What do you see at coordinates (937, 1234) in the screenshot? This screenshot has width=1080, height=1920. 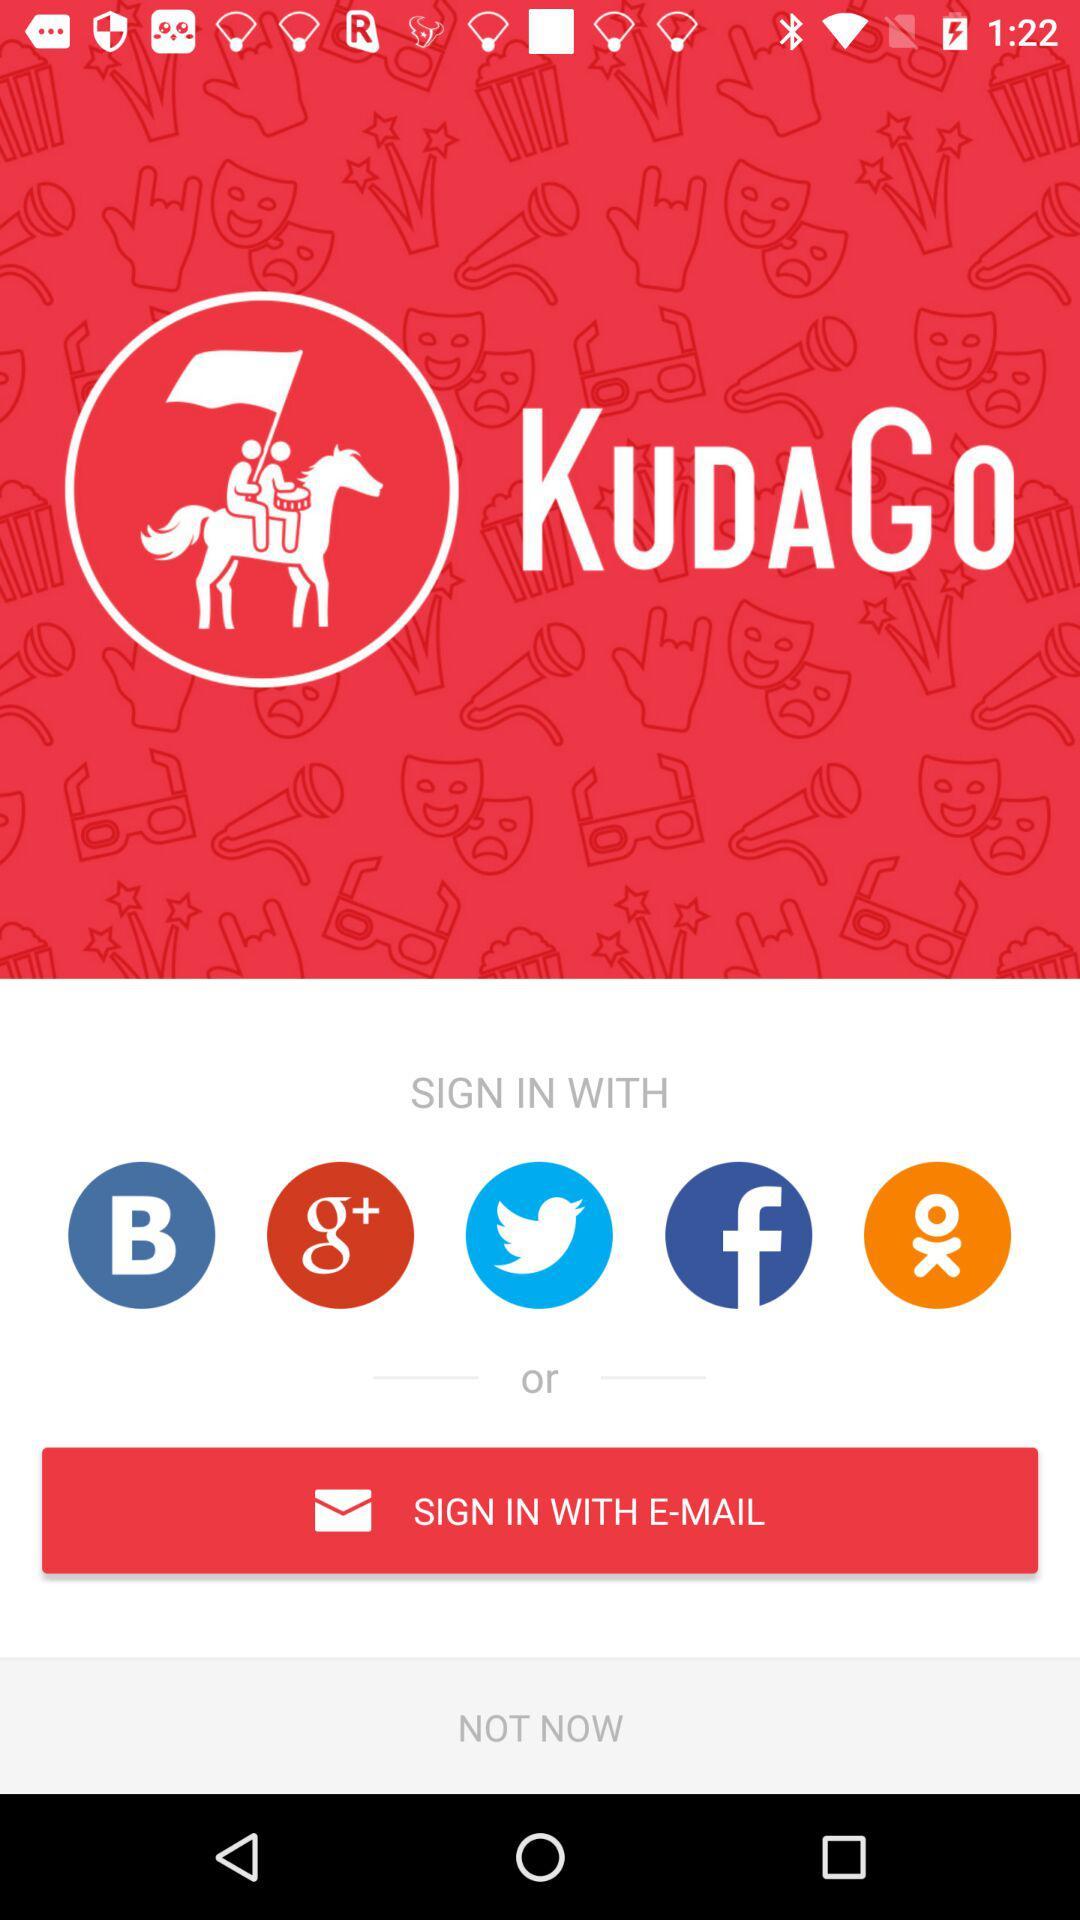 I see `the microphone icon` at bounding box center [937, 1234].